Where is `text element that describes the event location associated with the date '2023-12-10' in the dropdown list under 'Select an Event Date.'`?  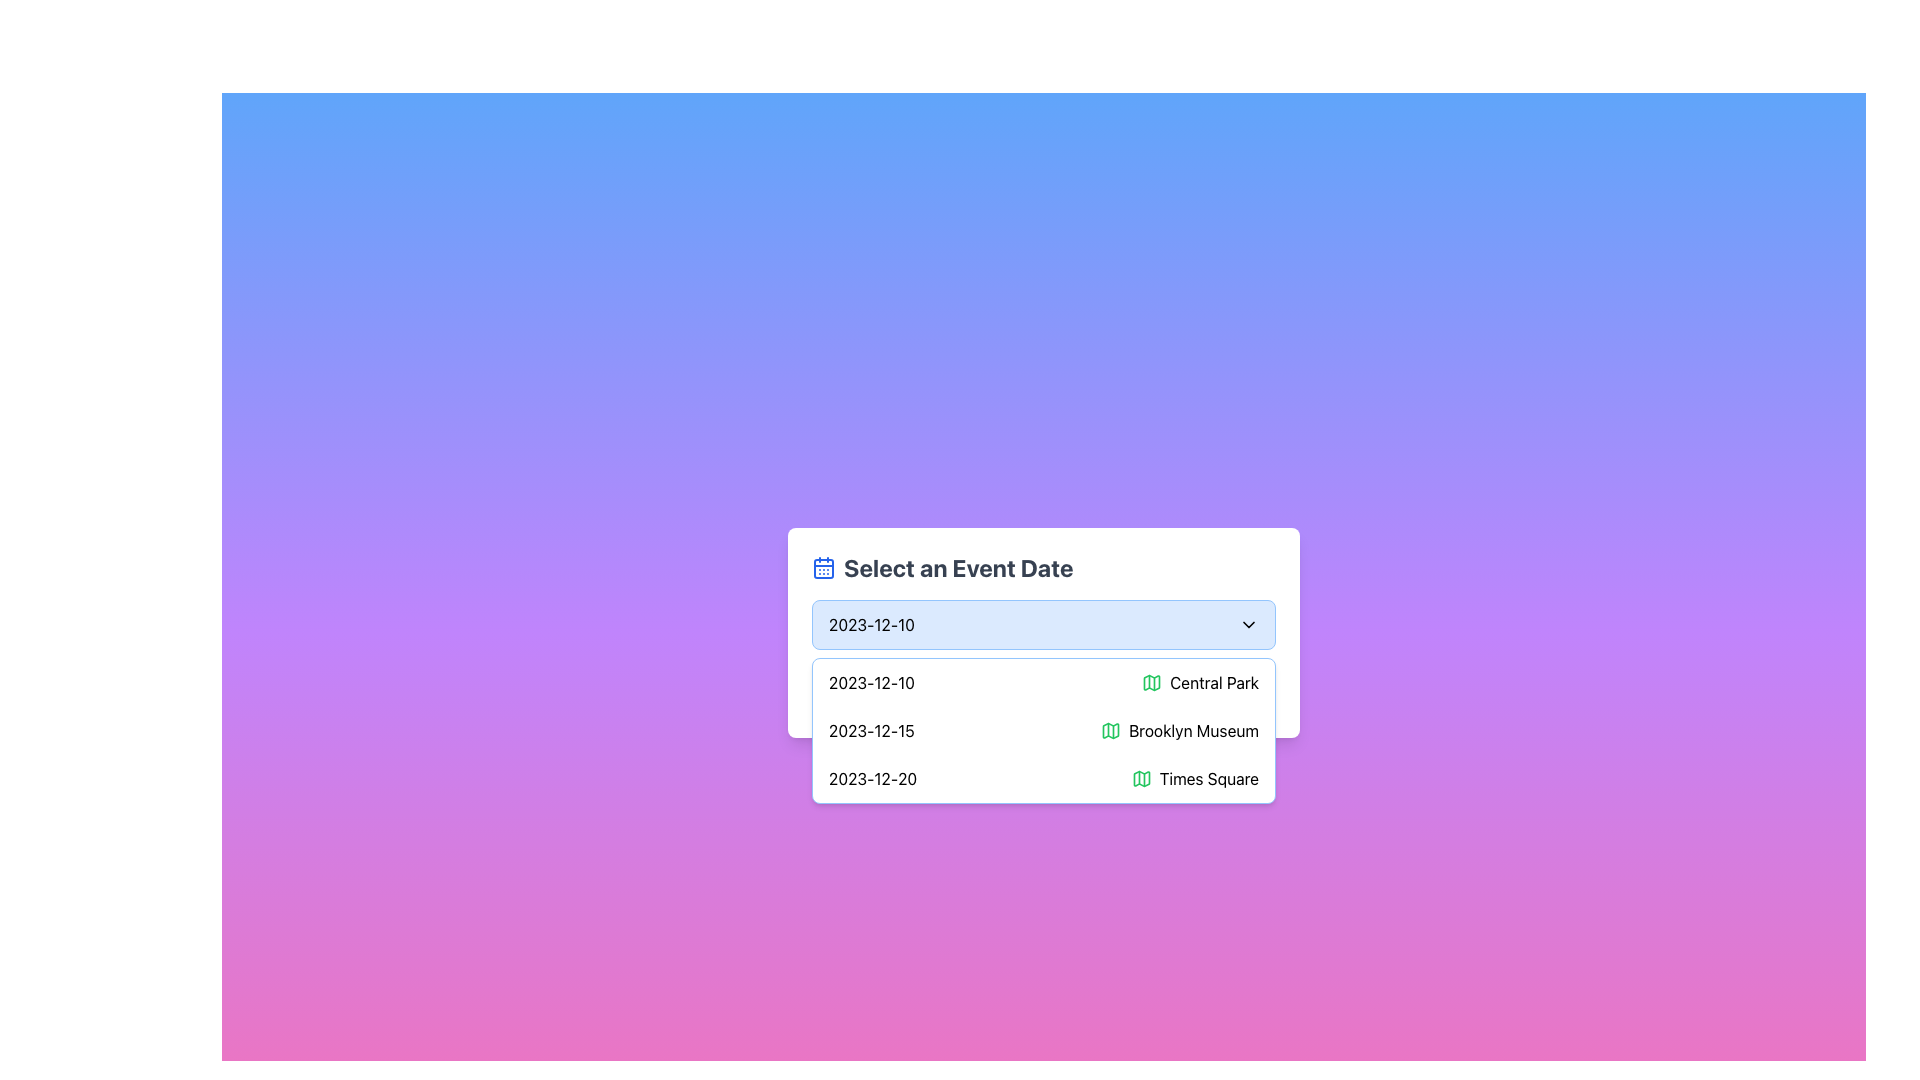 text element that describes the event location associated with the date '2023-12-10' in the dropdown list under 'Select an Event Date.' is located at coordinates (1200, 681).